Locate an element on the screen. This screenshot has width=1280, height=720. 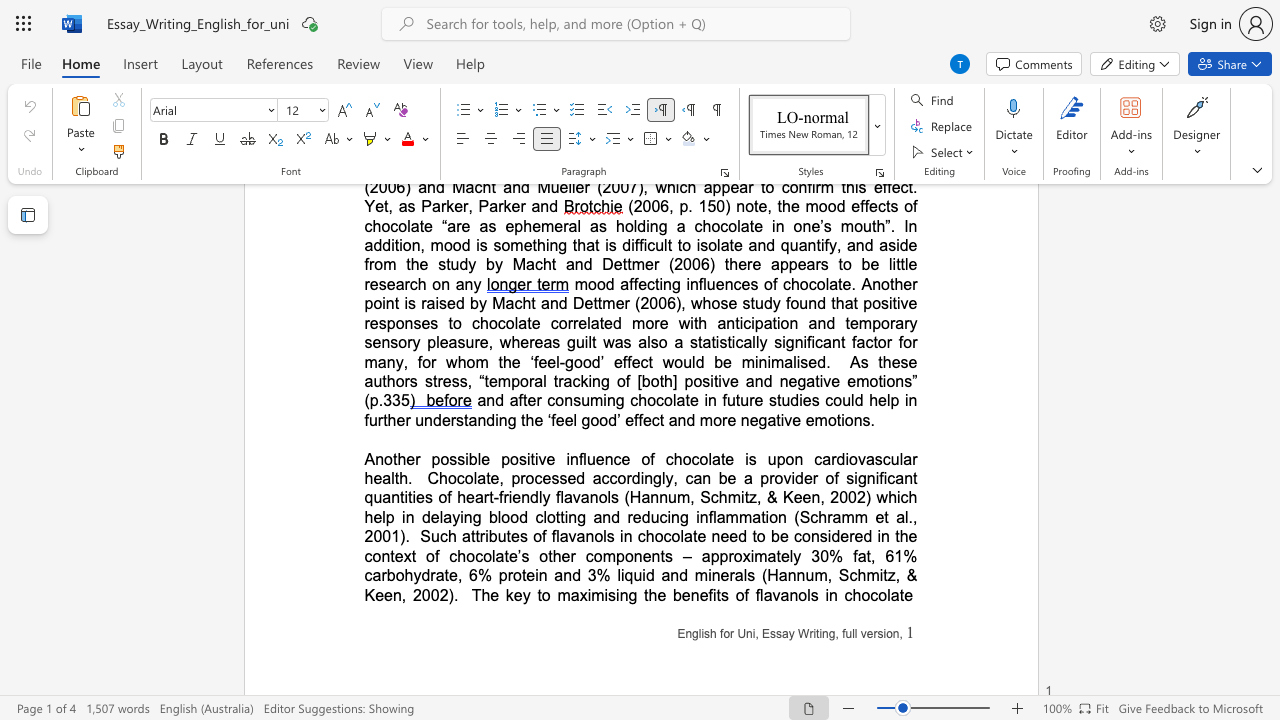
the space between the continuous character "i" and "s" in the text is located at coordinates (748, 459).